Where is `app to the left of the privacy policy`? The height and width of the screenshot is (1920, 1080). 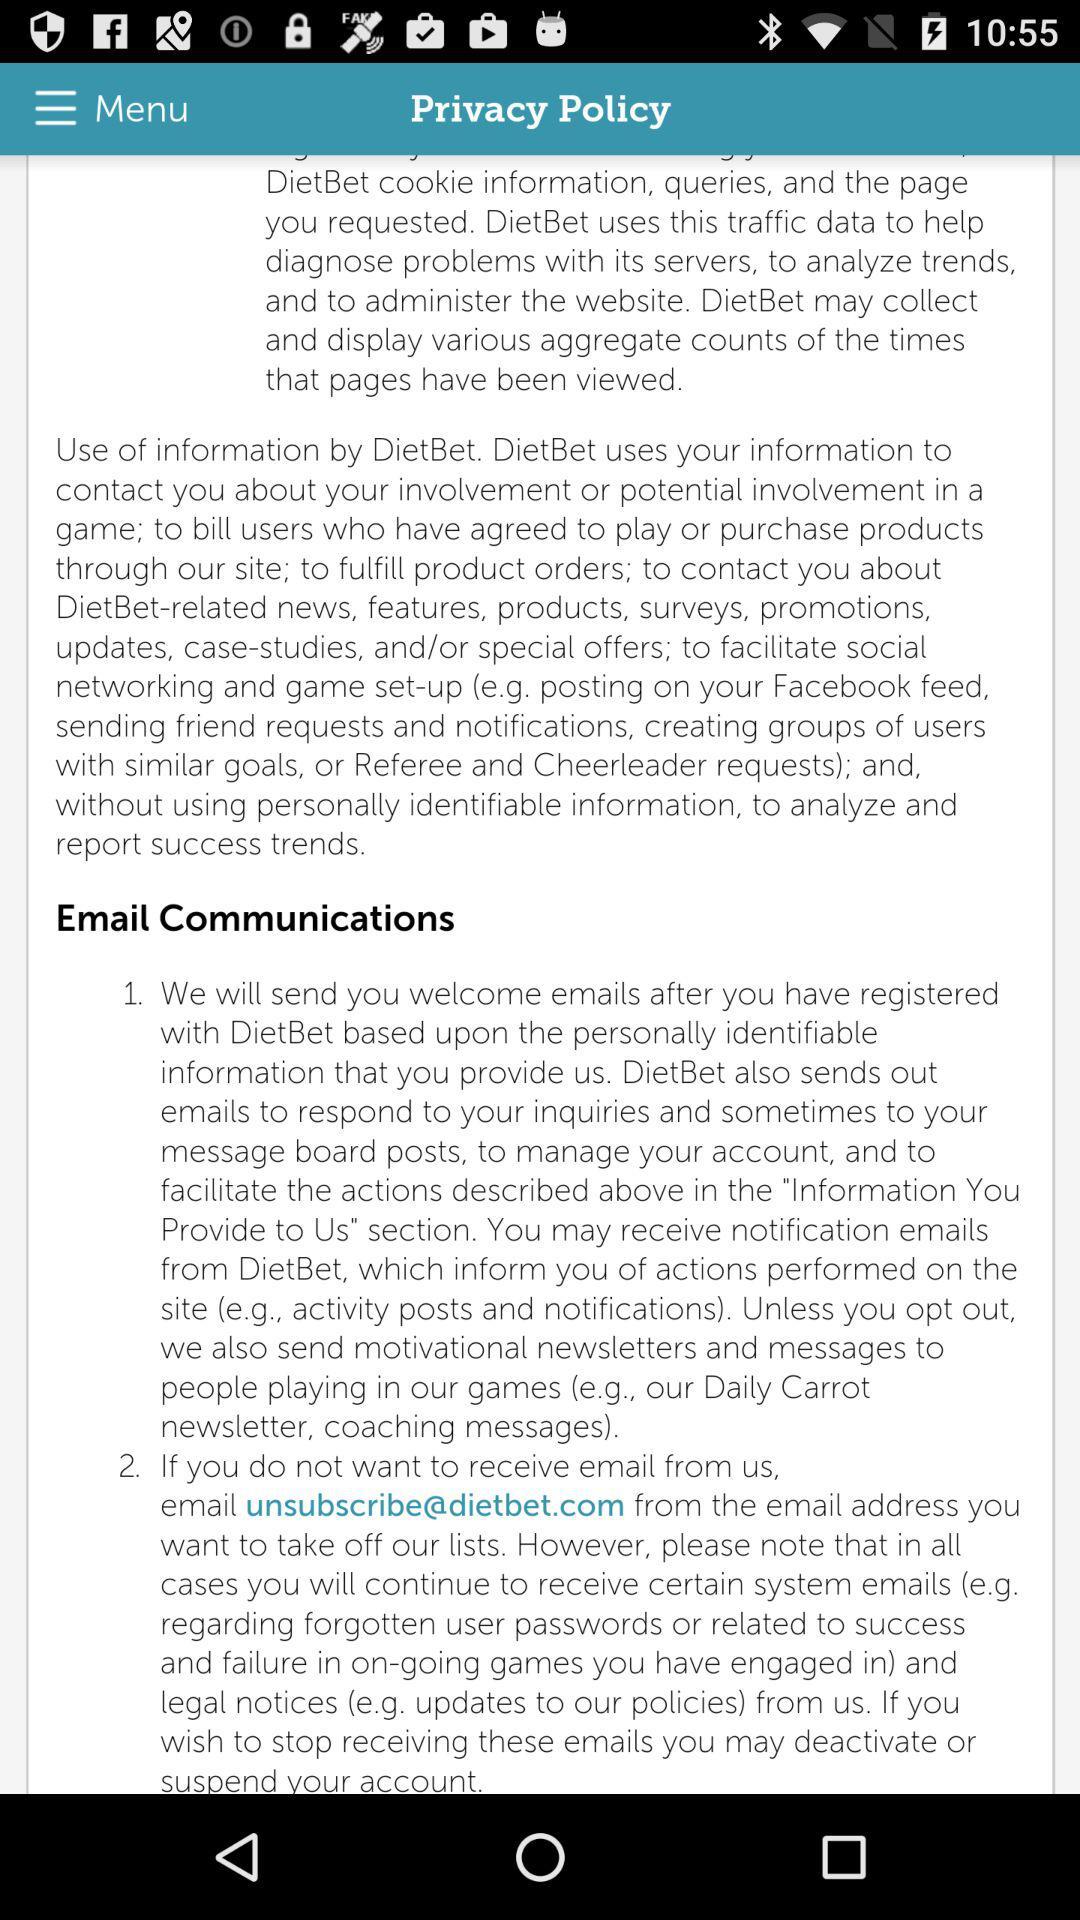
app to the left of the privacy policy is located at coordinates (101, 108).